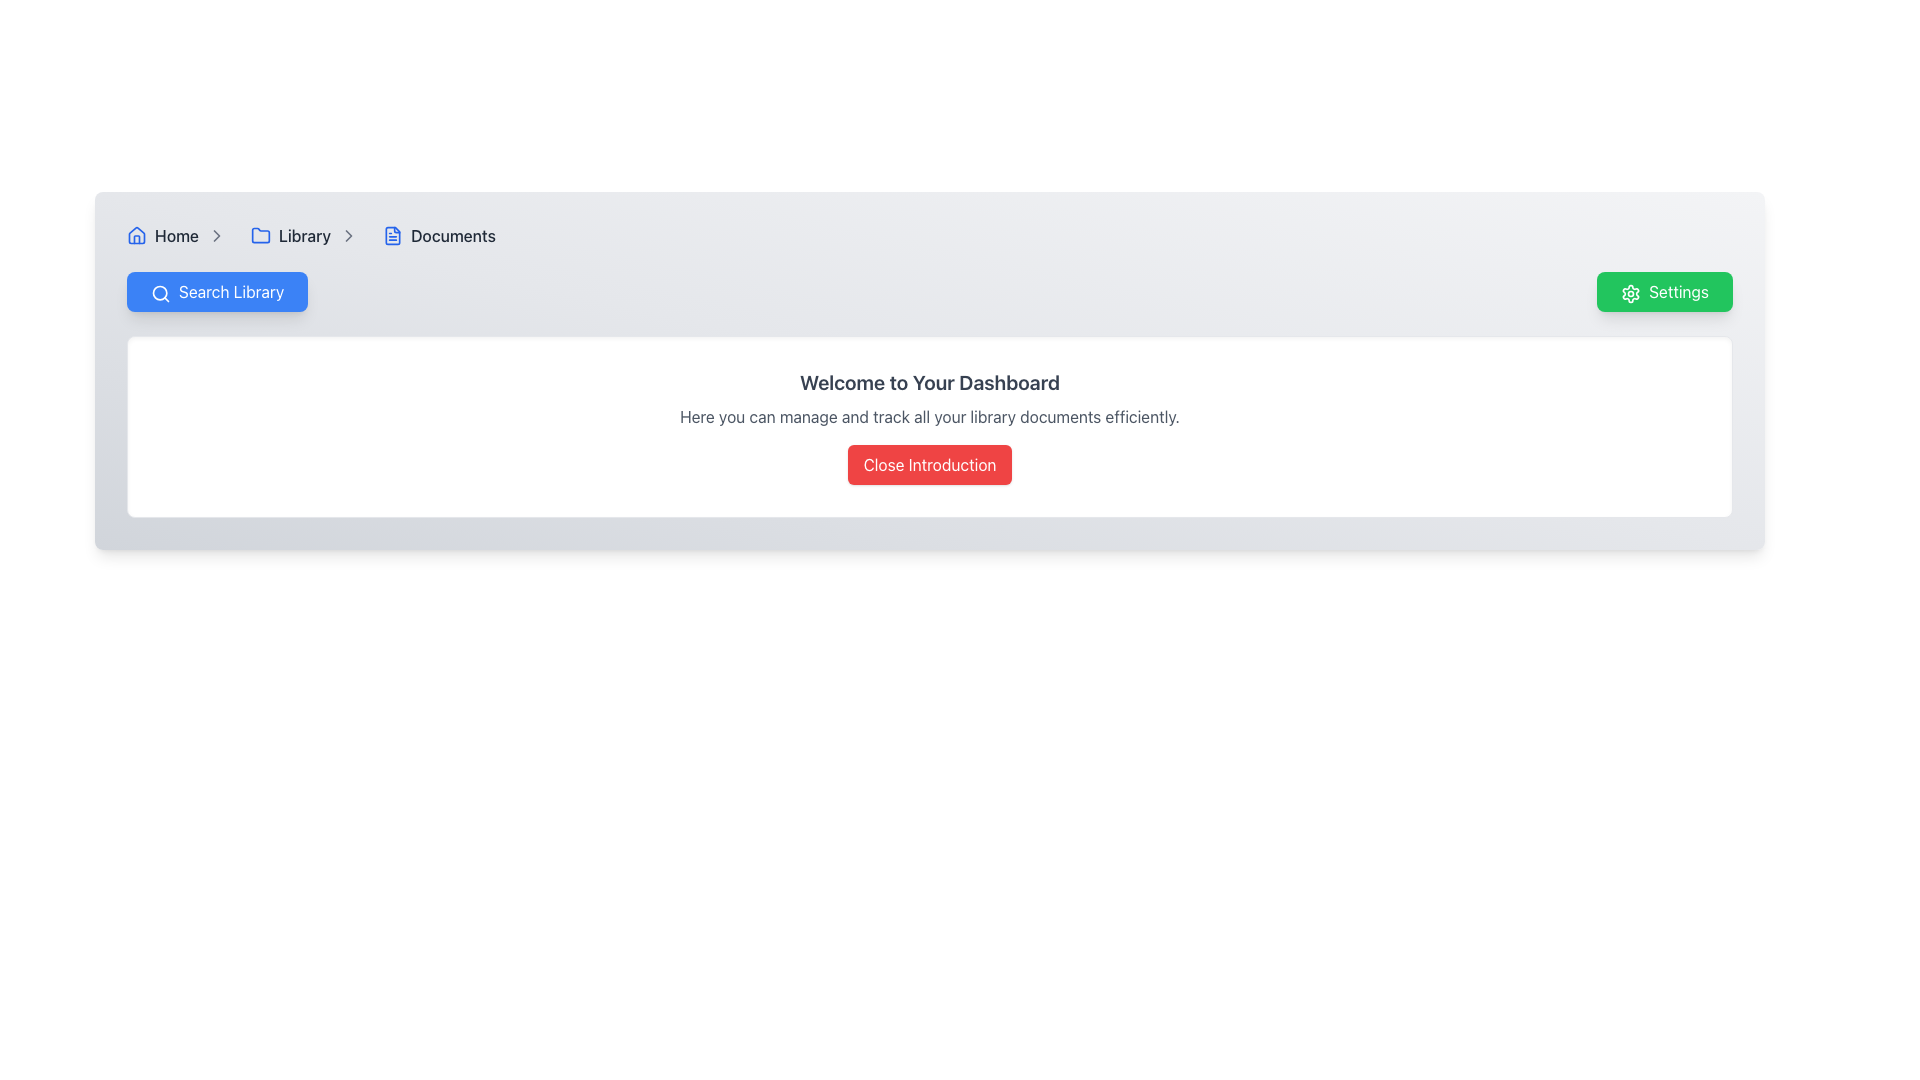 Image resolution: width=1920 pixels, height=1080 pixels. I want to click on the second chevron icon in the breadcrumb navigation bar, which separates 'Home' and 'Library', so click(216, 234).